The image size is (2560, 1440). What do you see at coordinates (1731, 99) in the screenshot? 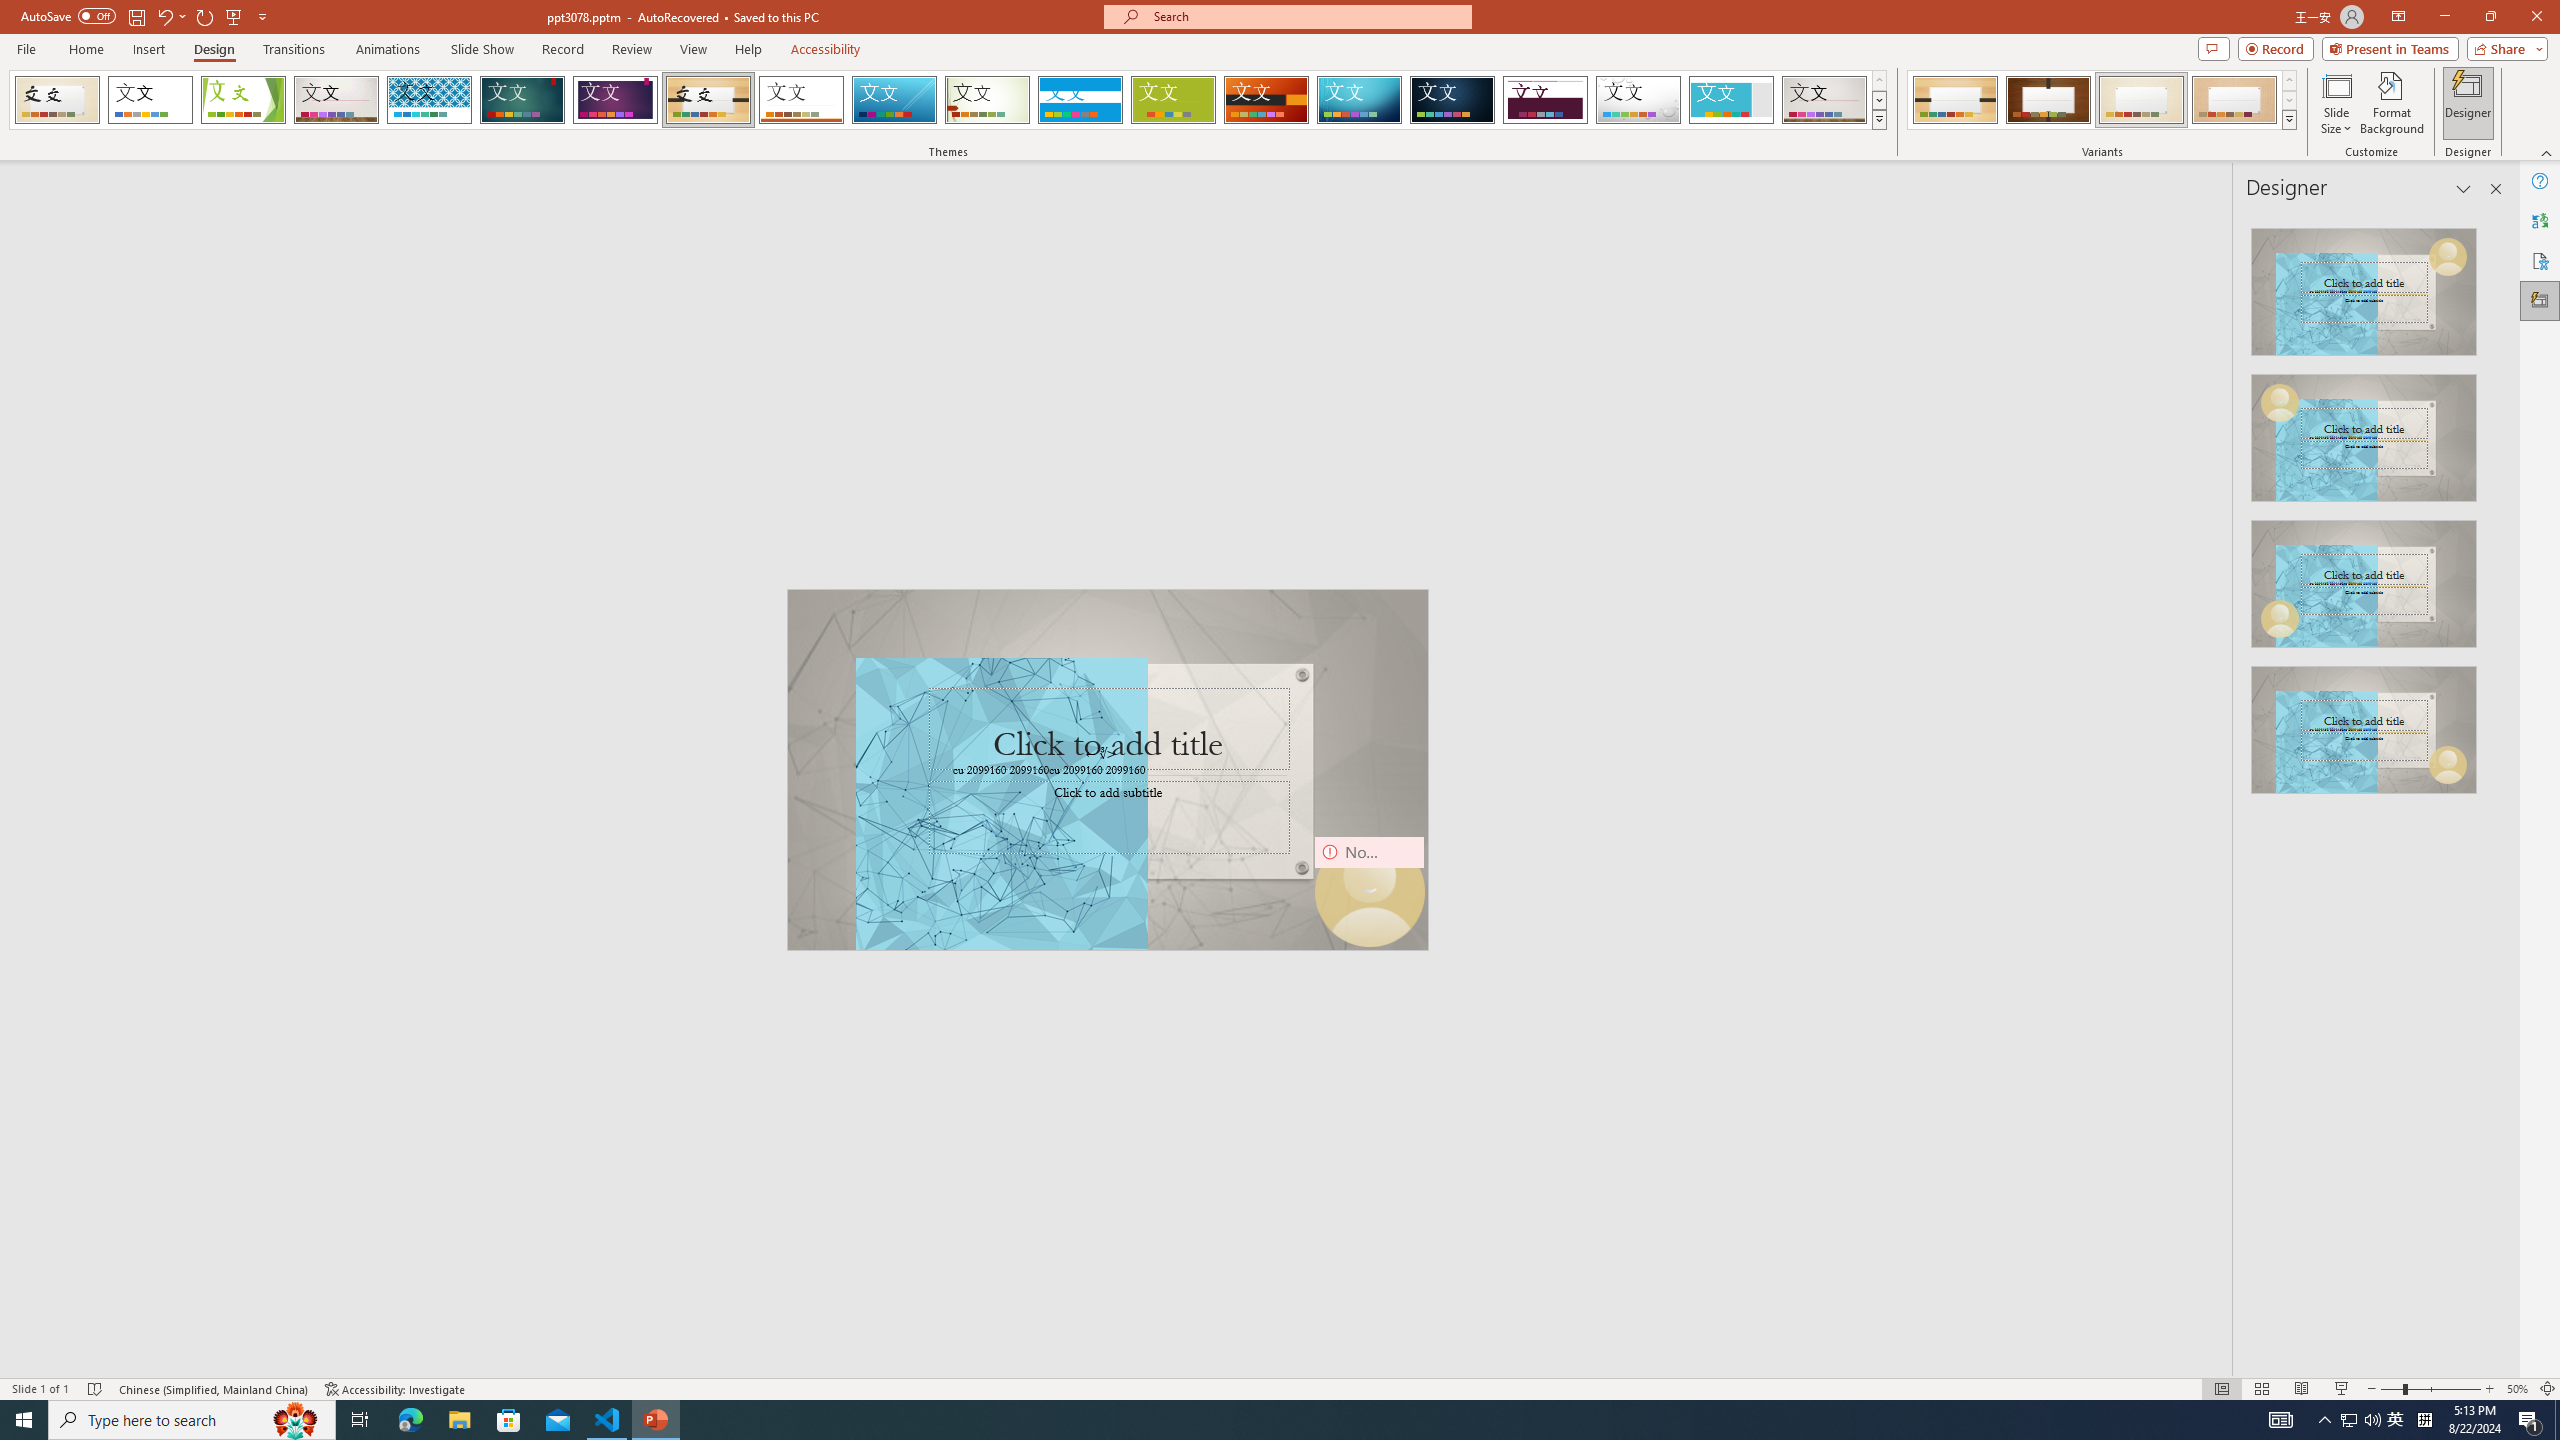
I see `'Frame'` at bounding box center [1731, 99].